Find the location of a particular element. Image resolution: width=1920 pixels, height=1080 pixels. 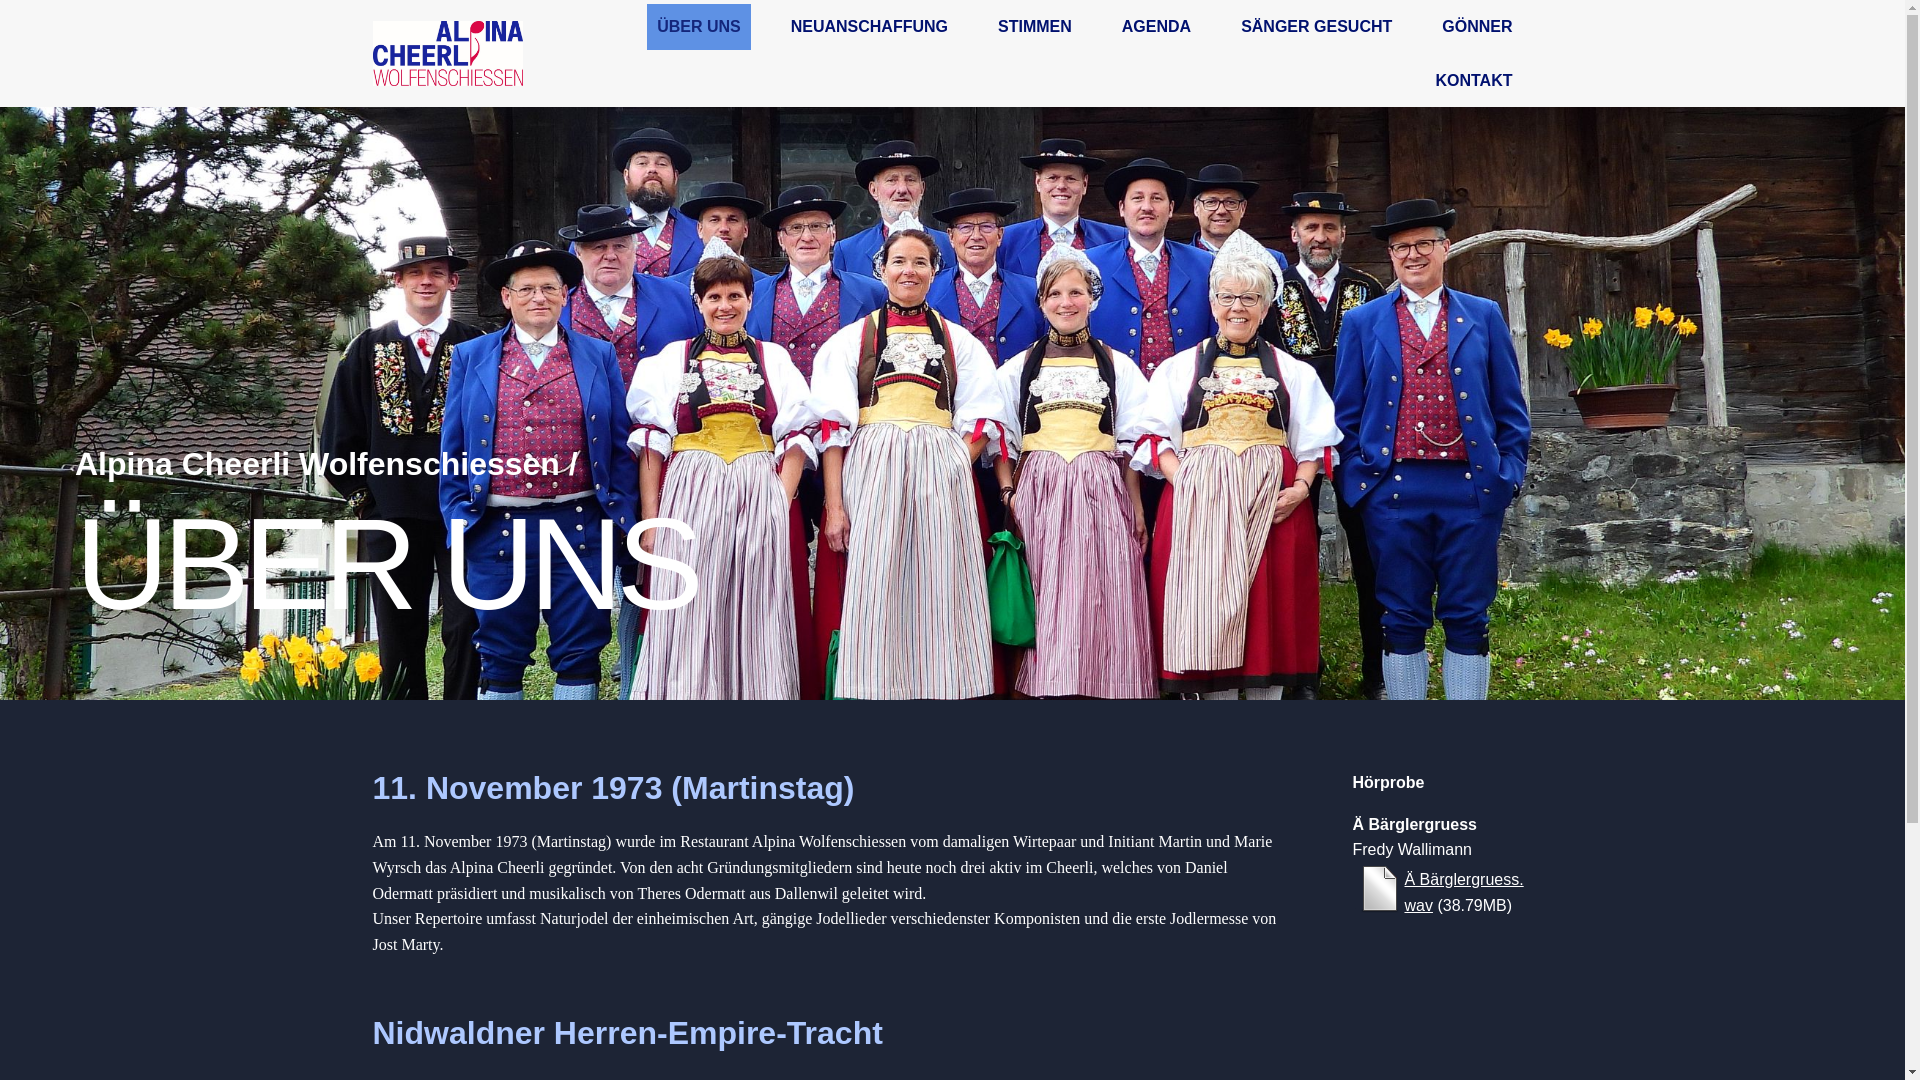

'STIMMEN' is located at coordinates (1035, 26).